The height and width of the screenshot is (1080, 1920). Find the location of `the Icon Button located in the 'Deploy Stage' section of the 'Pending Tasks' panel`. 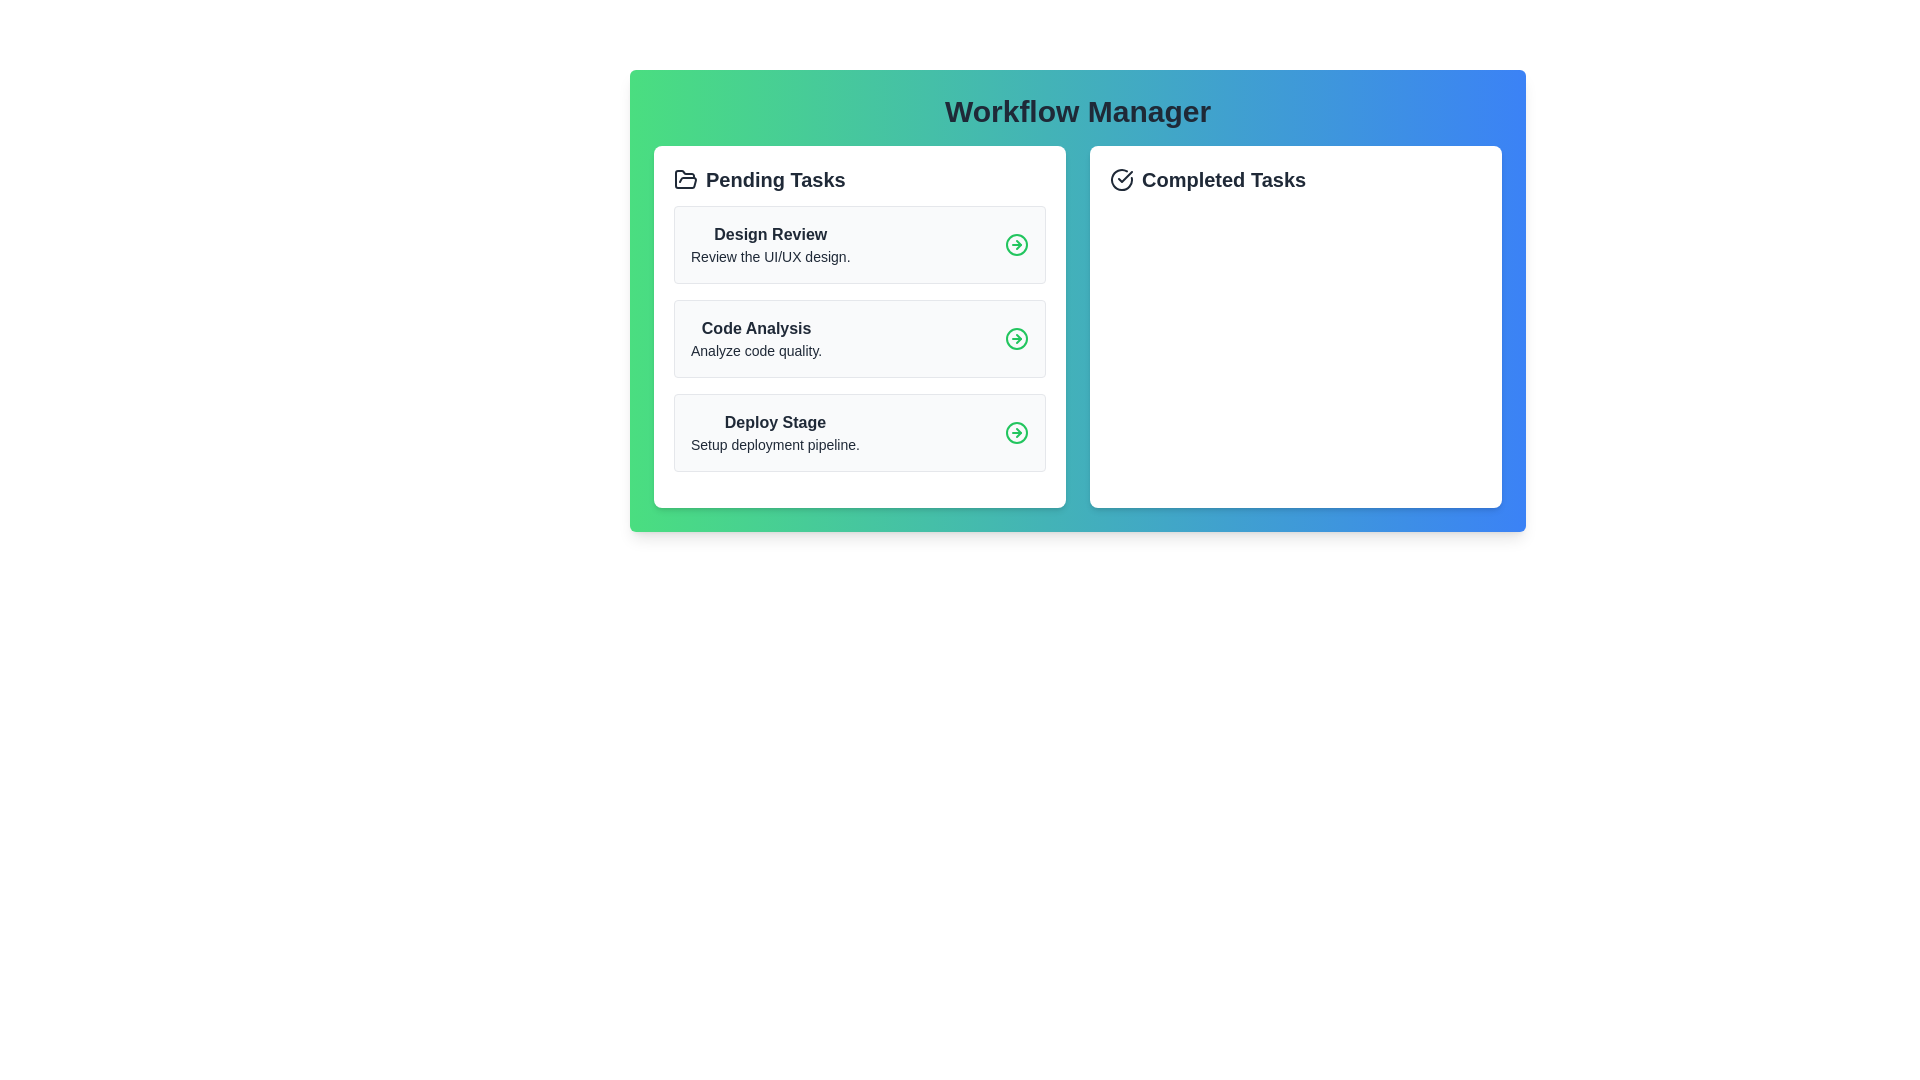

the Icon Button located in the 'Deploy Stage' section of the 'Pending Tasks' panel is located at coordinates (1017, 431).